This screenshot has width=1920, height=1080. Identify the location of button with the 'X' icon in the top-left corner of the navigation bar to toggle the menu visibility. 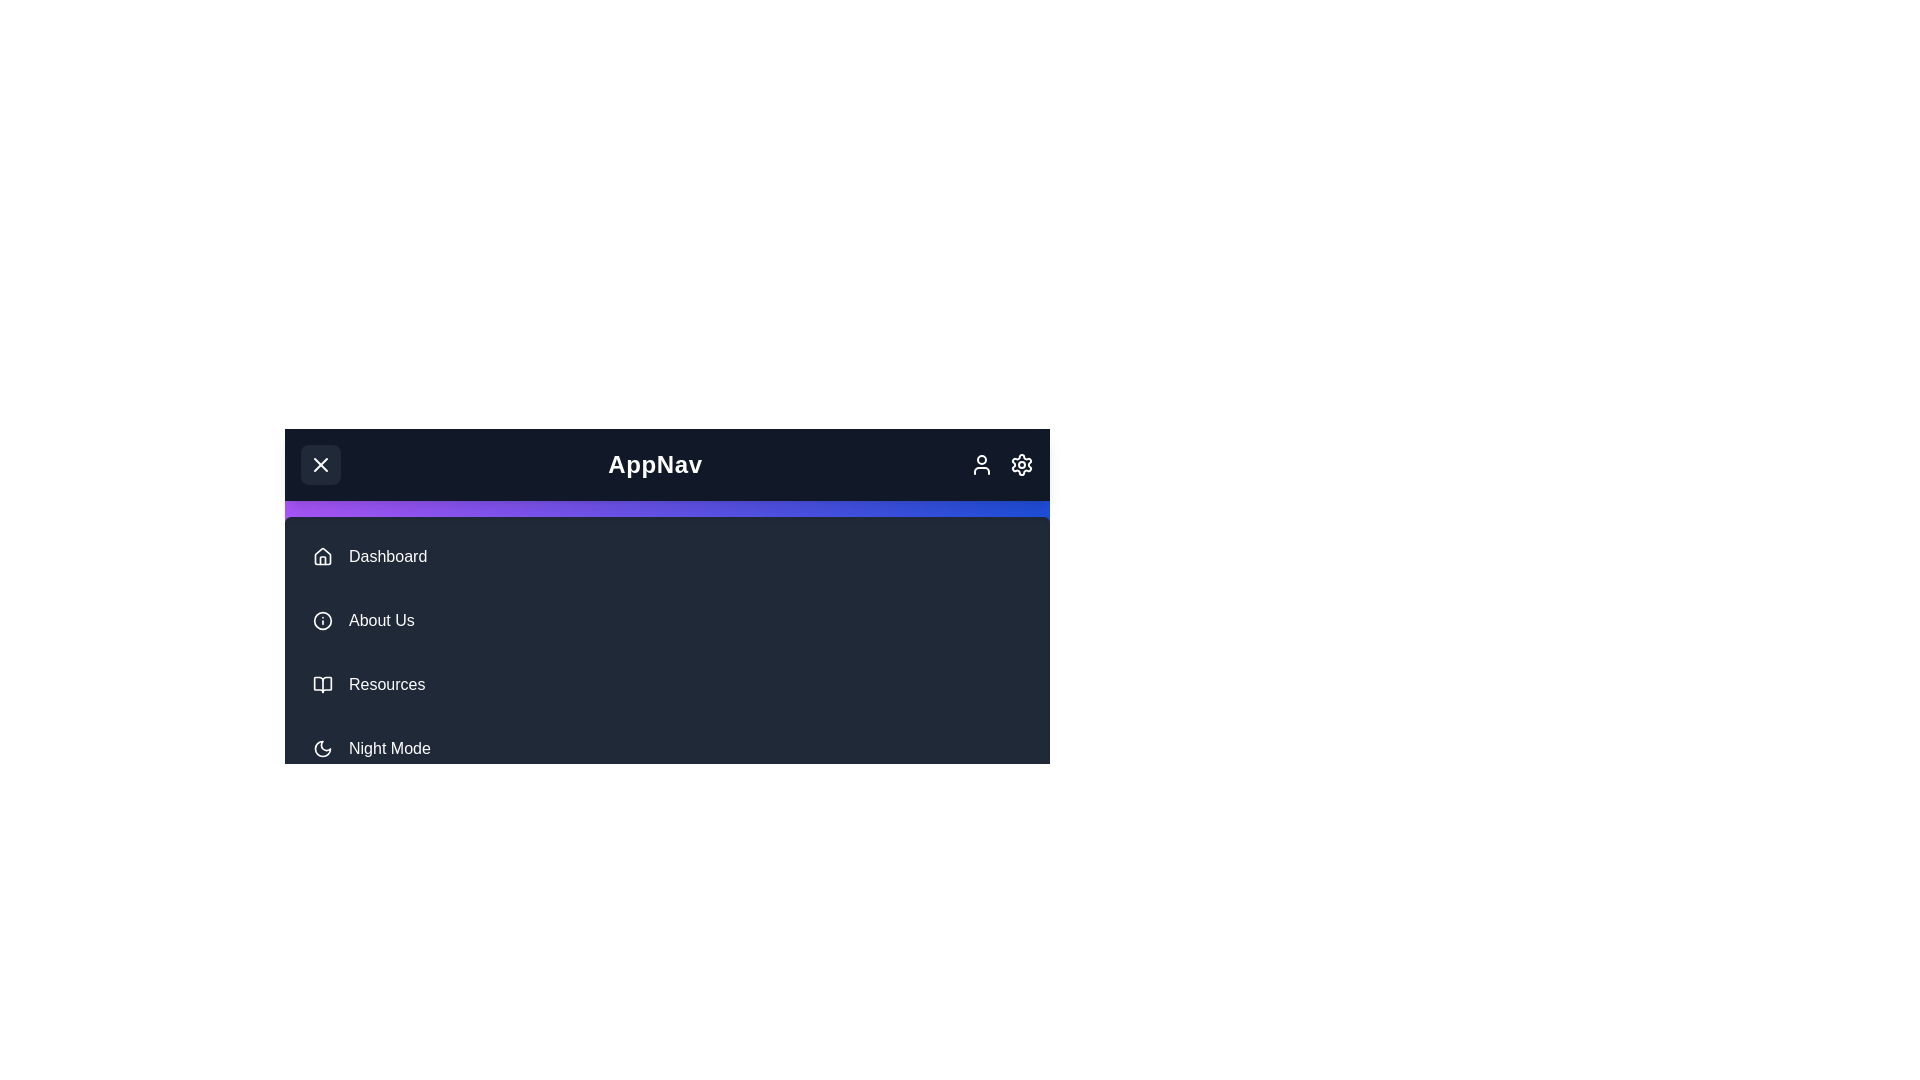
(321, 465).